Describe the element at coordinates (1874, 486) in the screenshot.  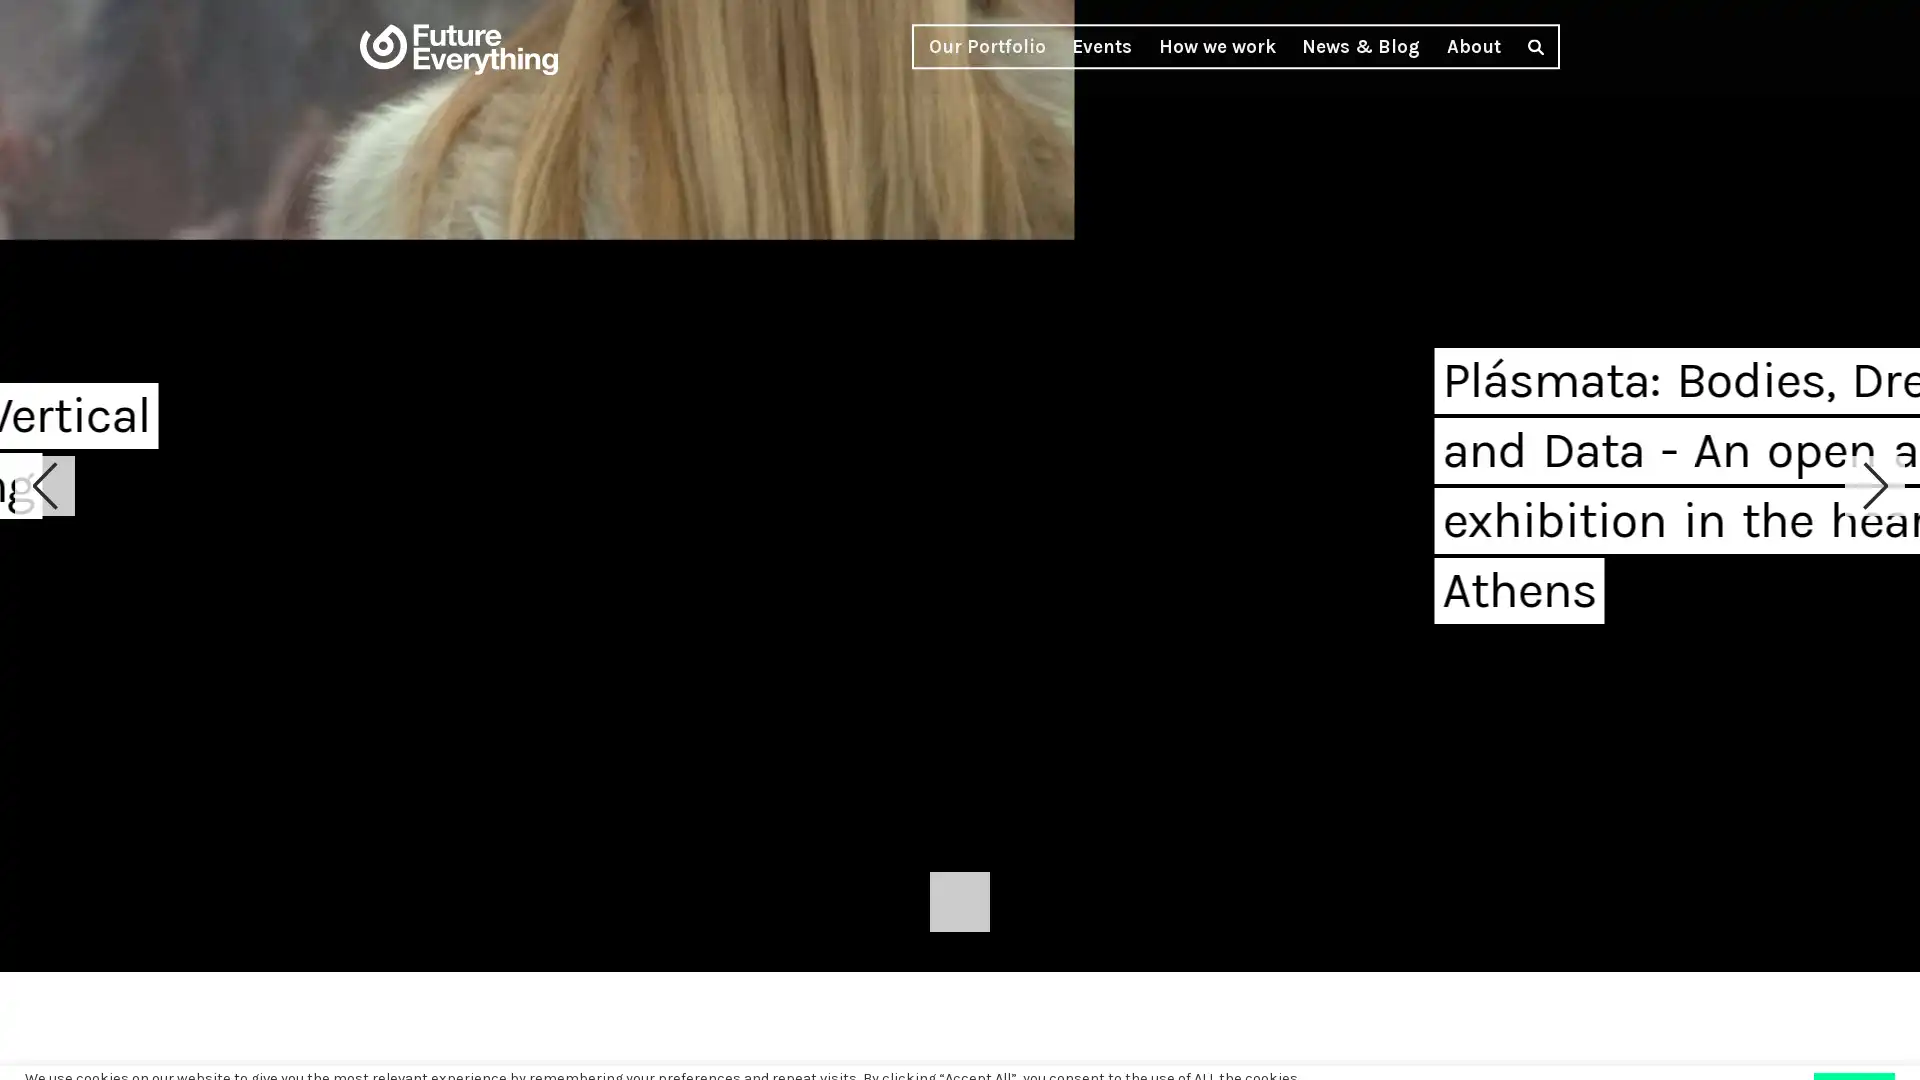
I see `Next` at that location.